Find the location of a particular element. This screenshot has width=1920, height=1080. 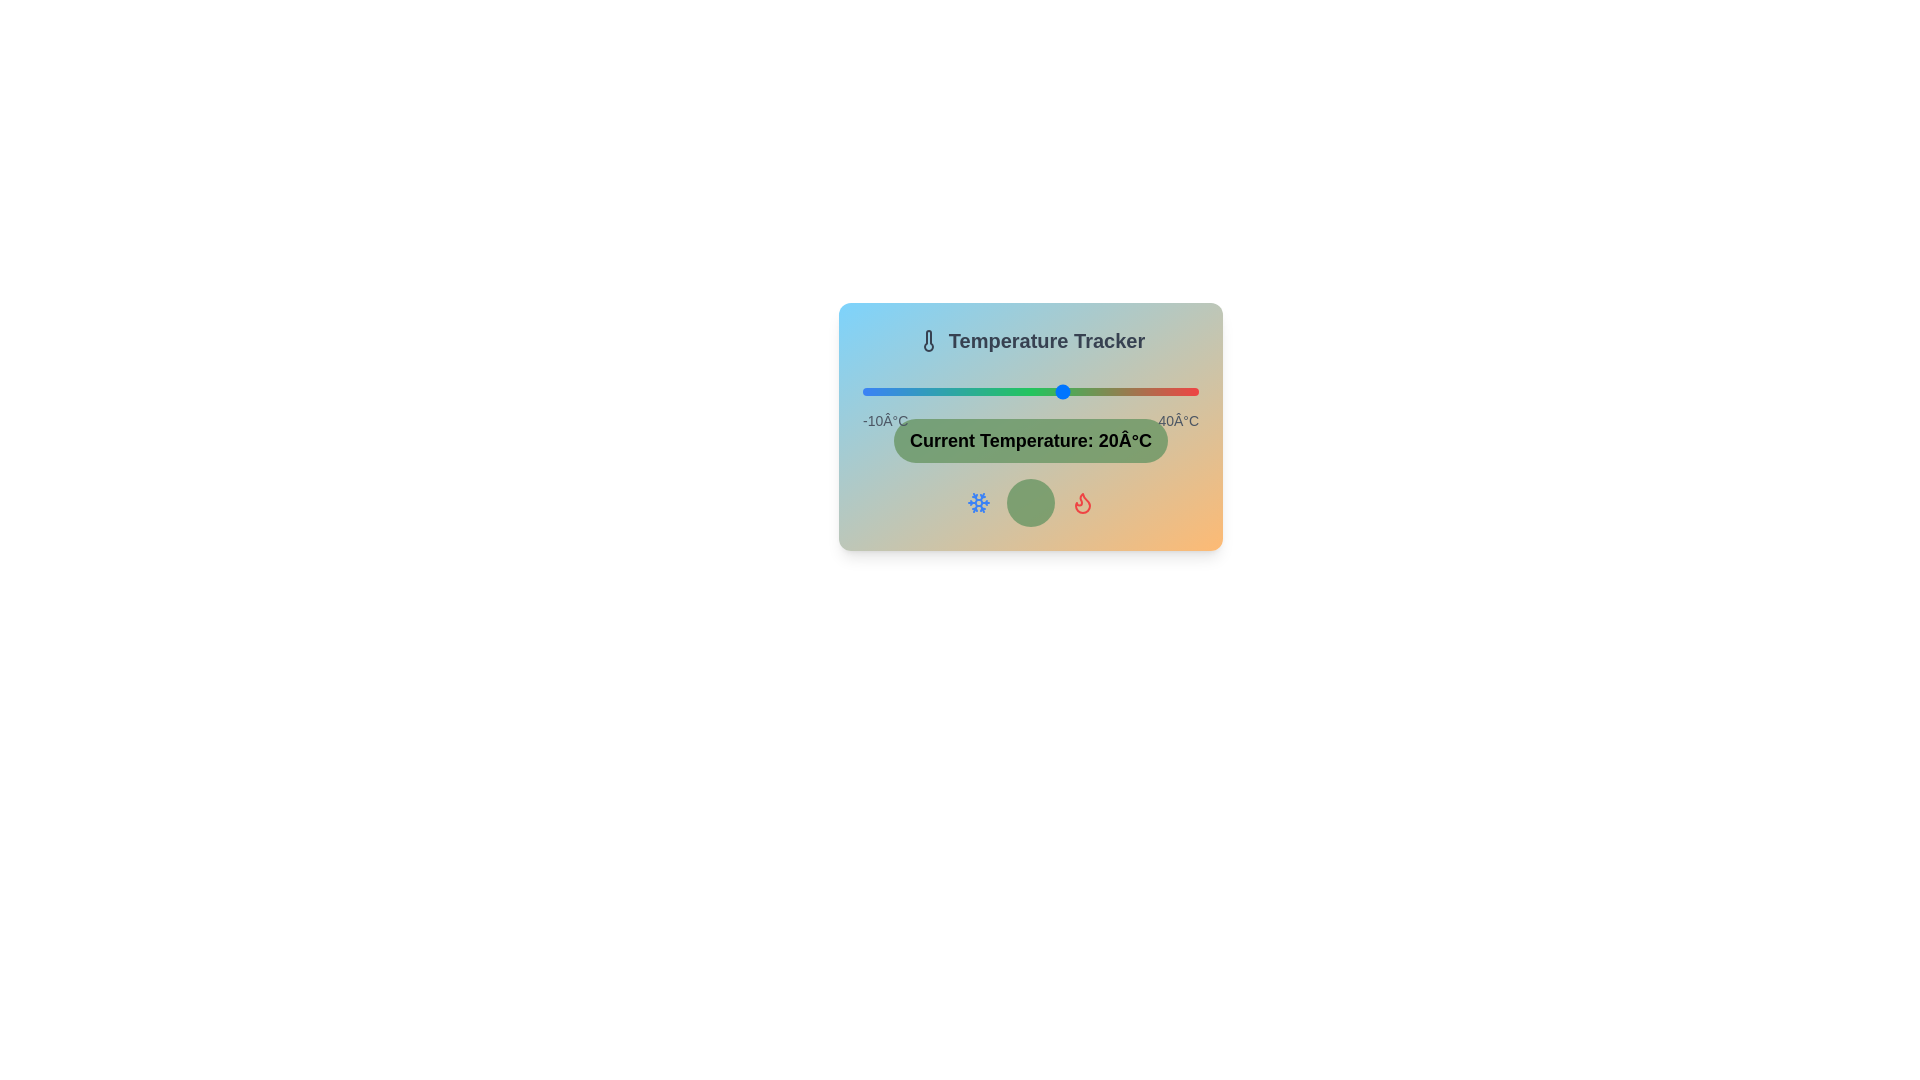

the temperature slider to set the temperature to -9°C is located at coordinates (869, 392).